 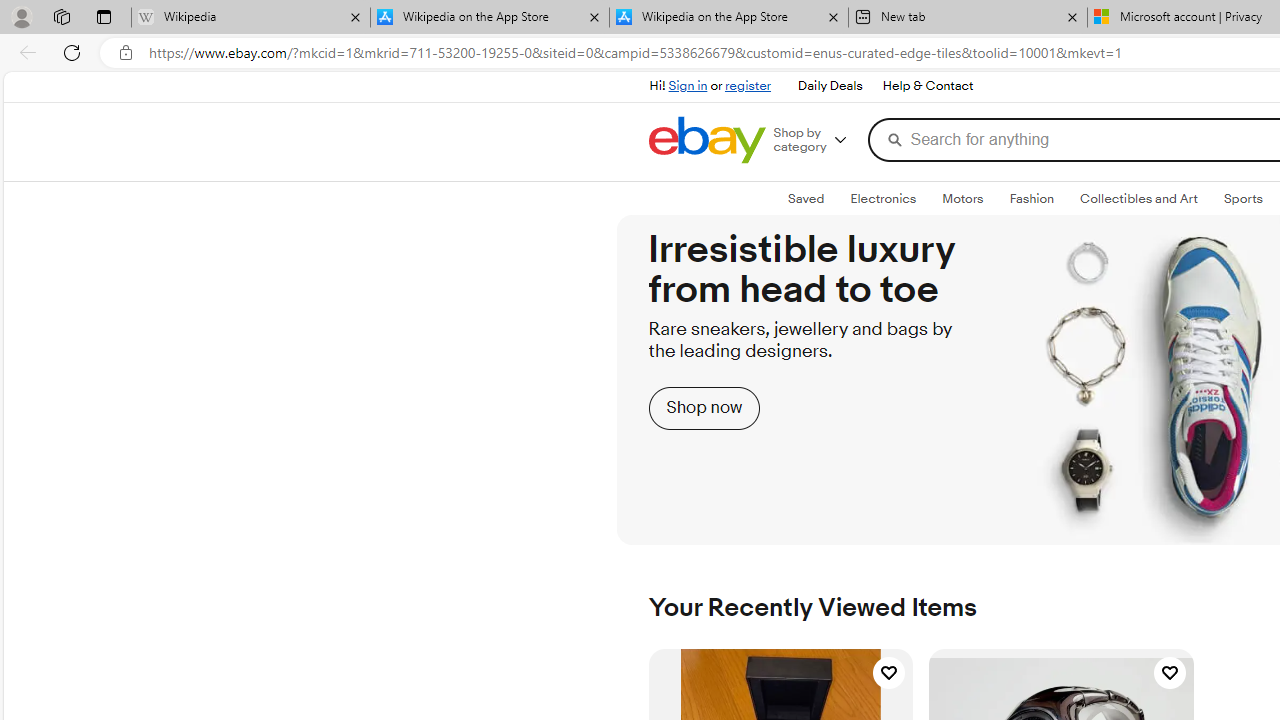 What do you see at coordinates (830, 86) in the screenshot?
I see `'Daily Deals'` at bounding box center [830, 86].